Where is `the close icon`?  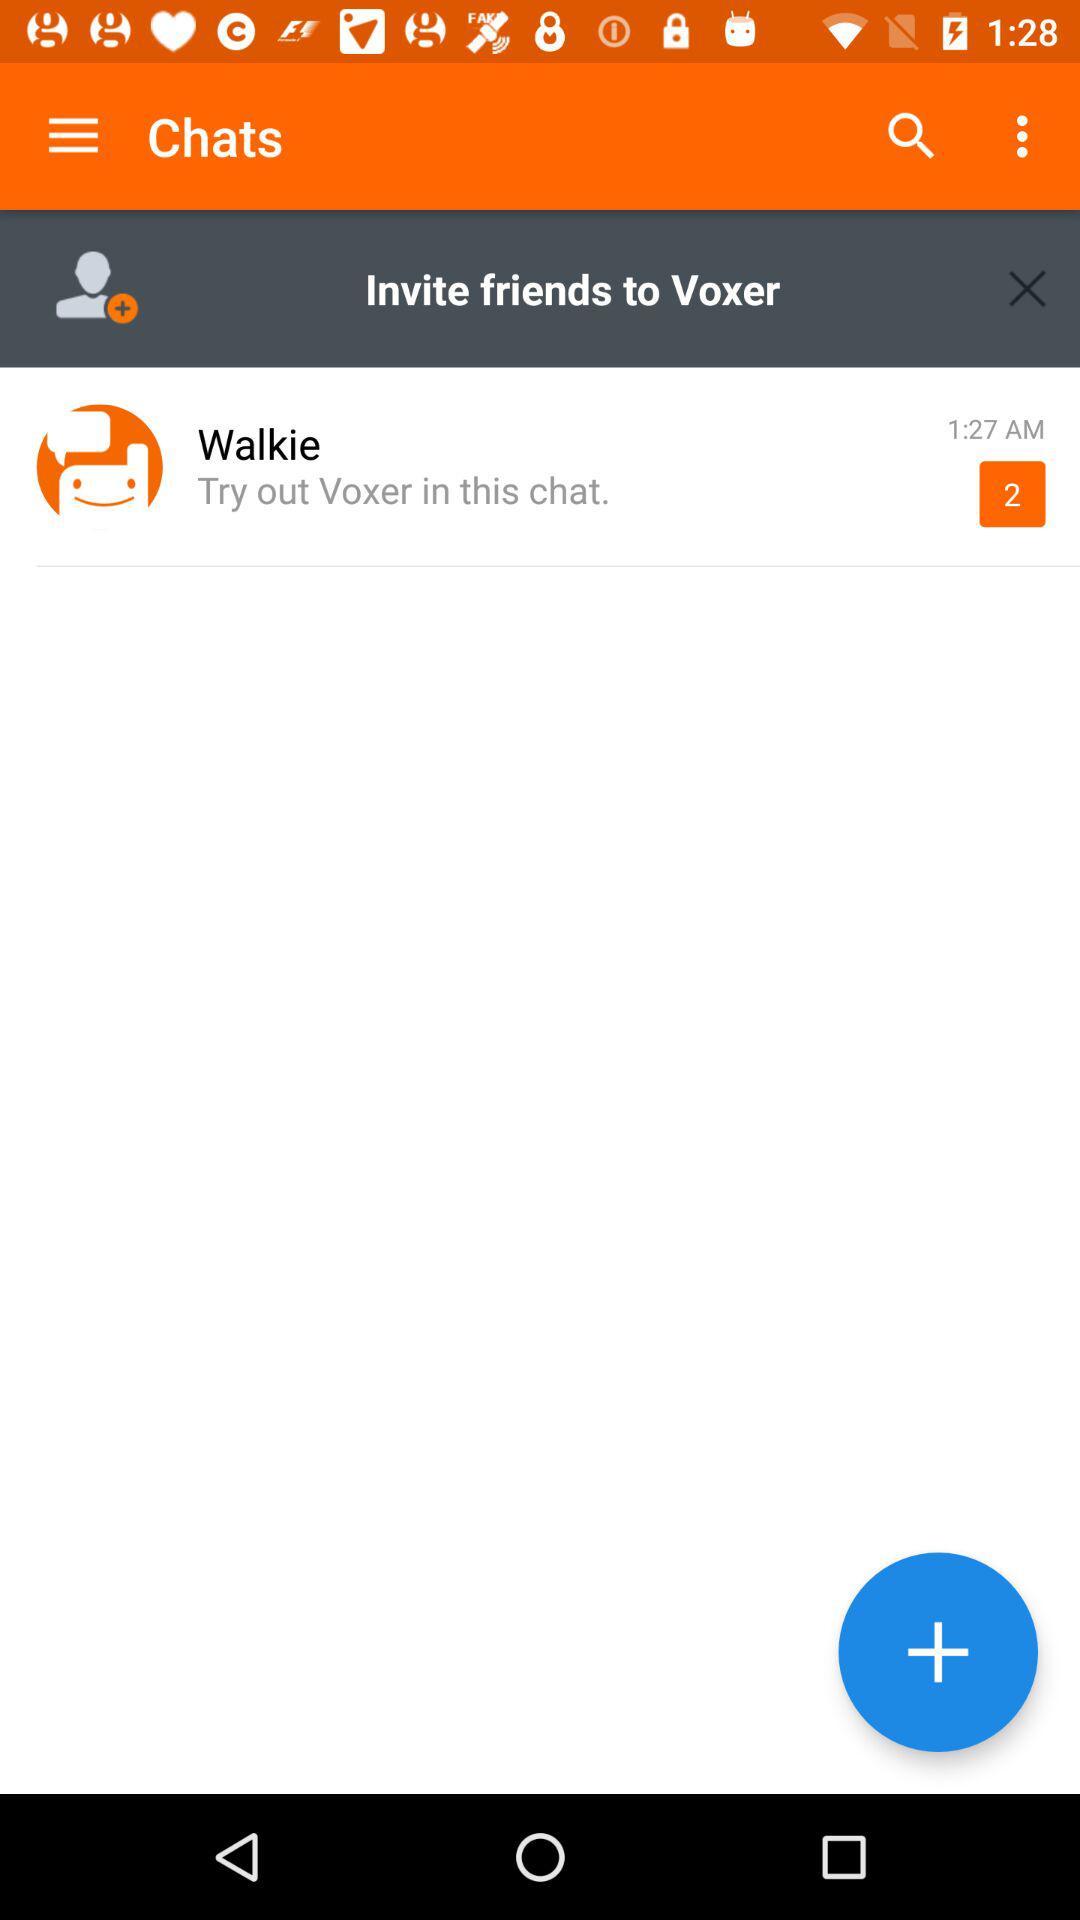
the close icon is located at coordinates (1027, 287).